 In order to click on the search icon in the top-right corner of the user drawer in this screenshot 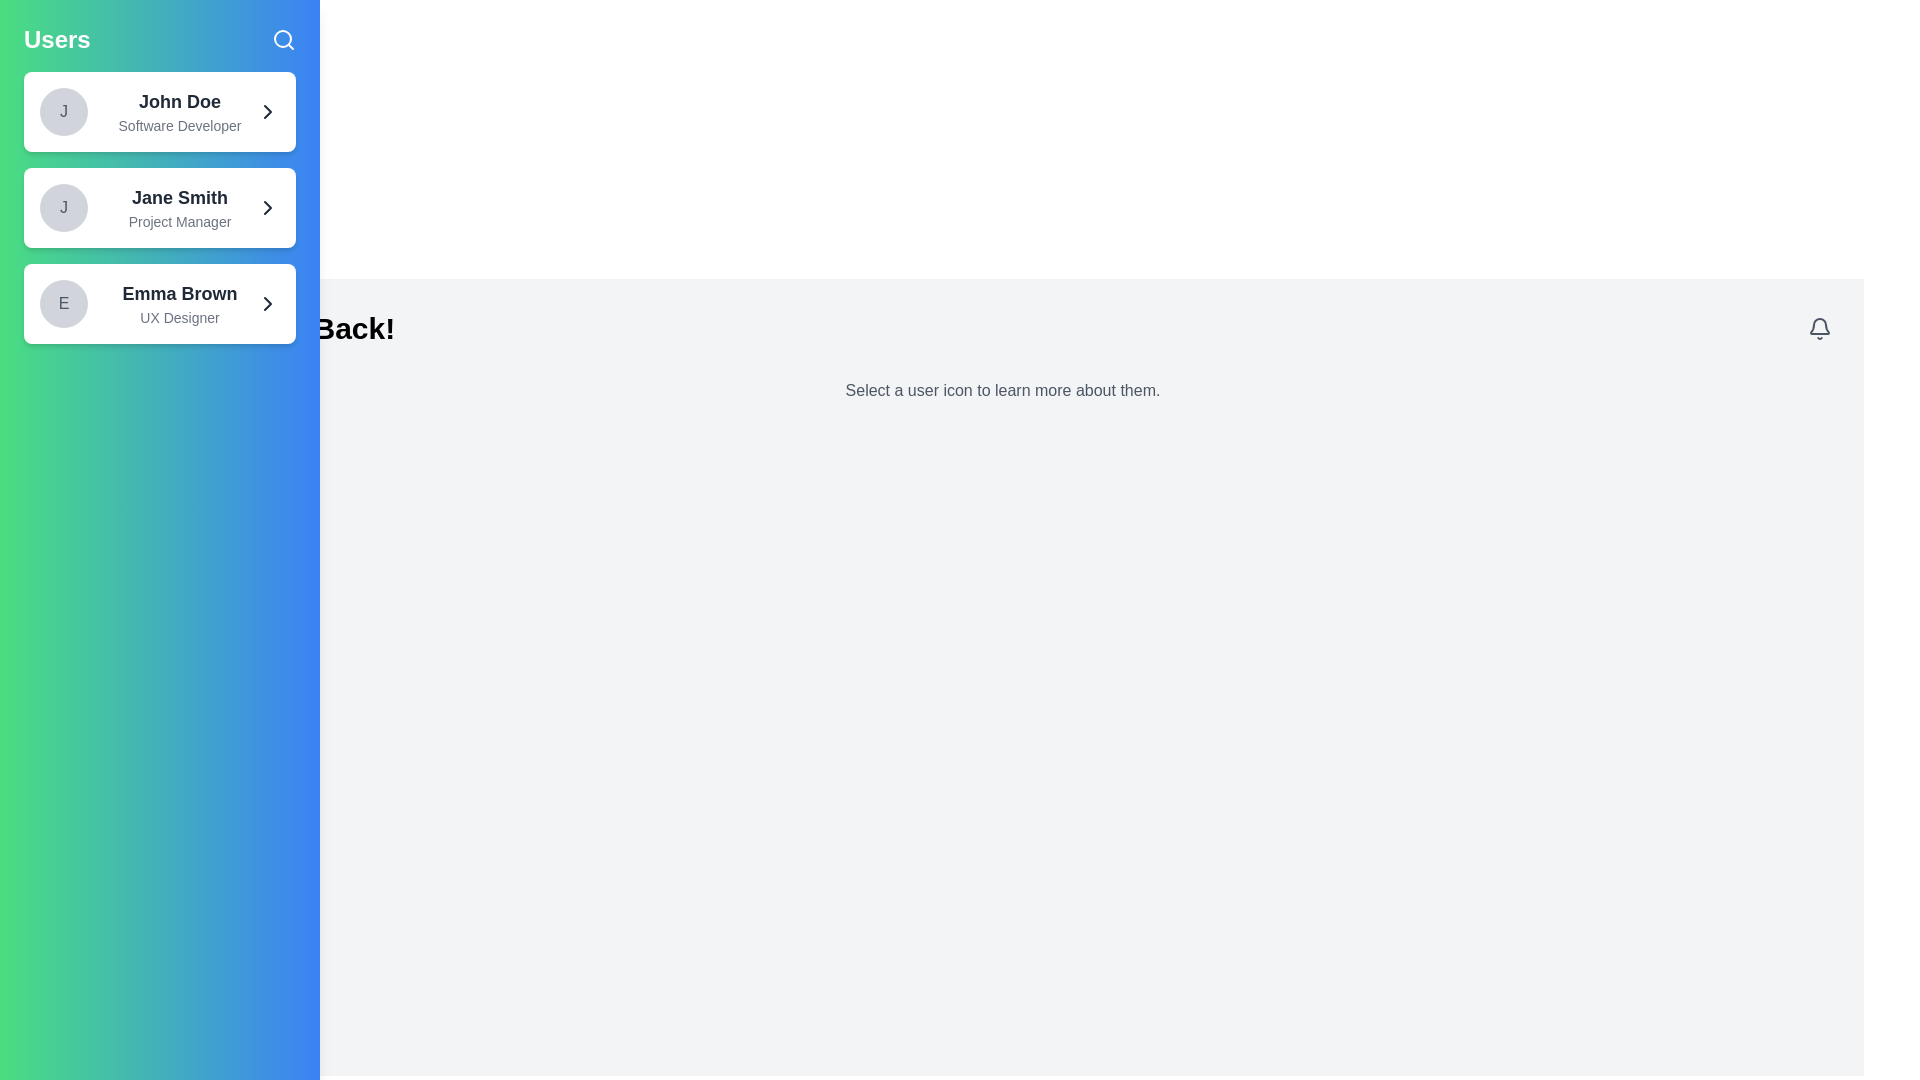, I will do `click(282, 39)`.